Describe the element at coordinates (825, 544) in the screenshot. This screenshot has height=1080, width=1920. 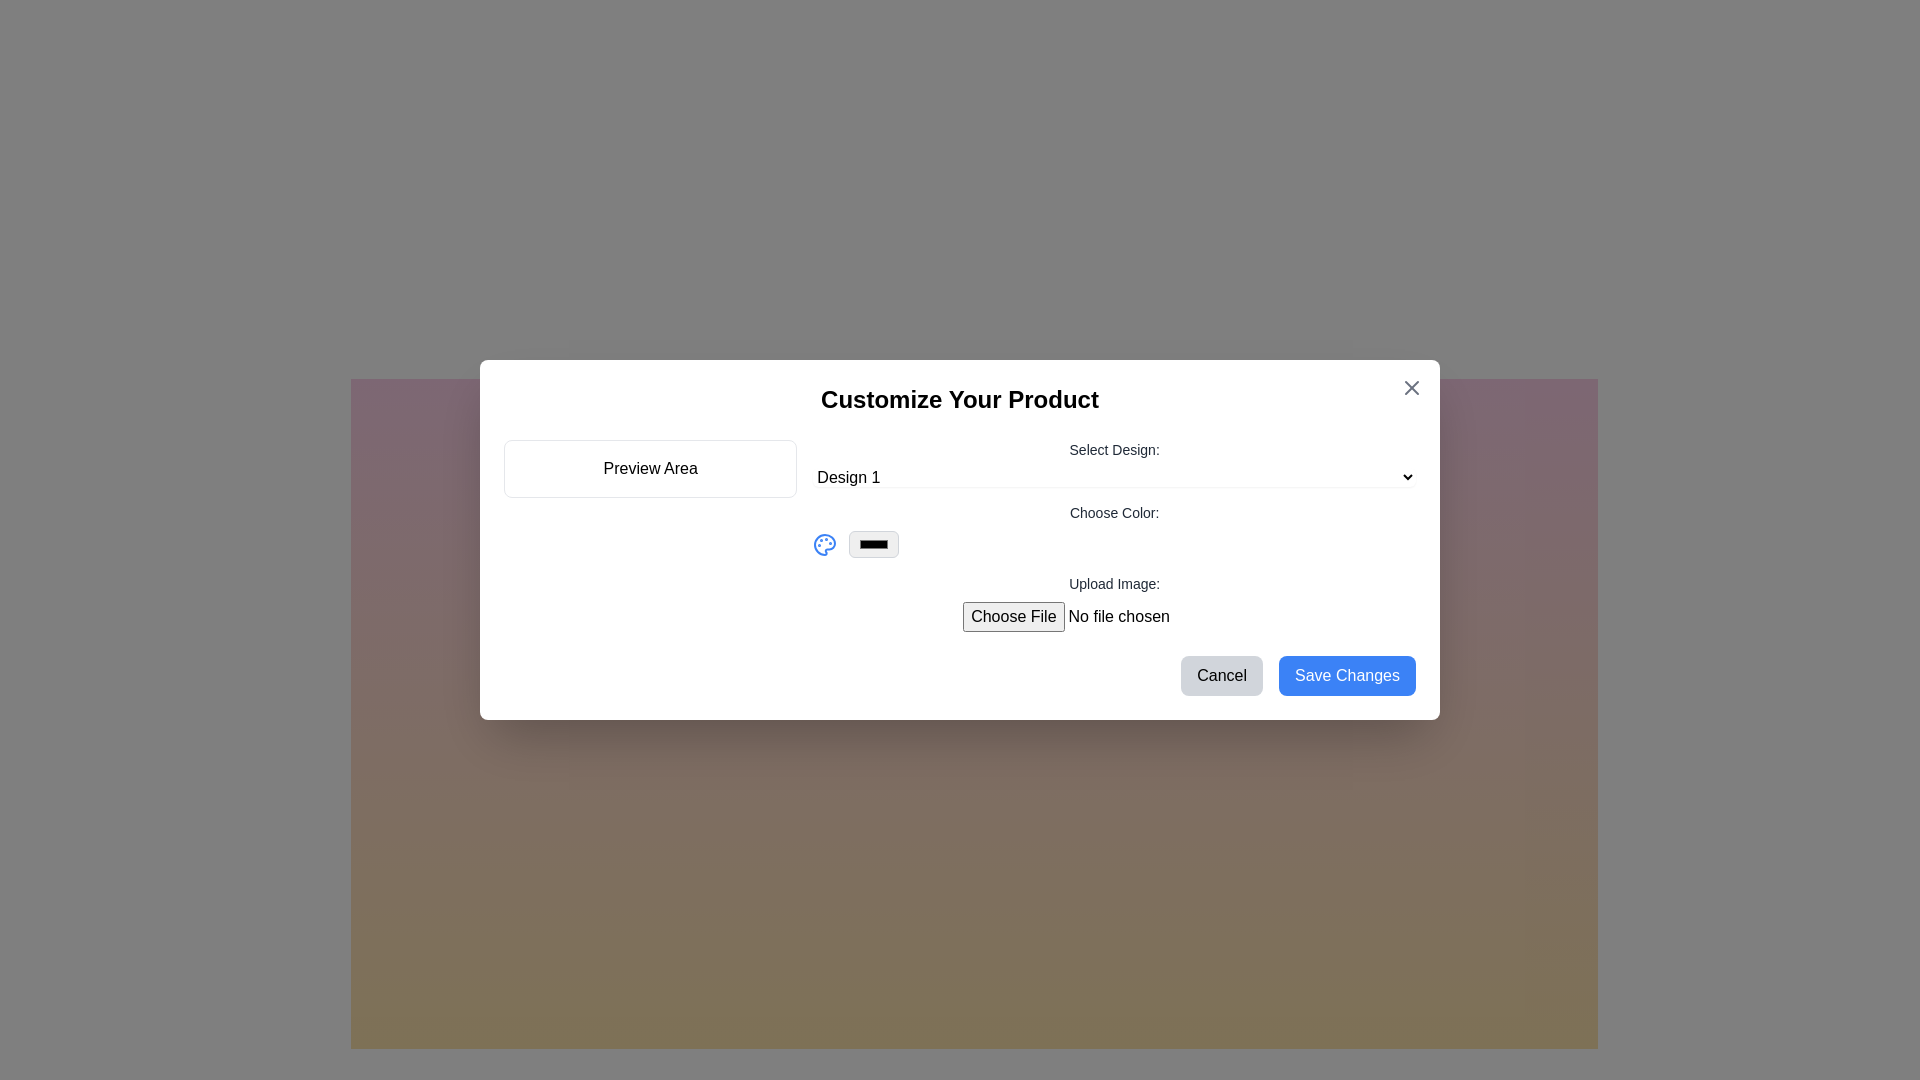
I see `the color palette icon in the 'Choose Color' section of the 'Customize Your Product' modal dialog` at that location.